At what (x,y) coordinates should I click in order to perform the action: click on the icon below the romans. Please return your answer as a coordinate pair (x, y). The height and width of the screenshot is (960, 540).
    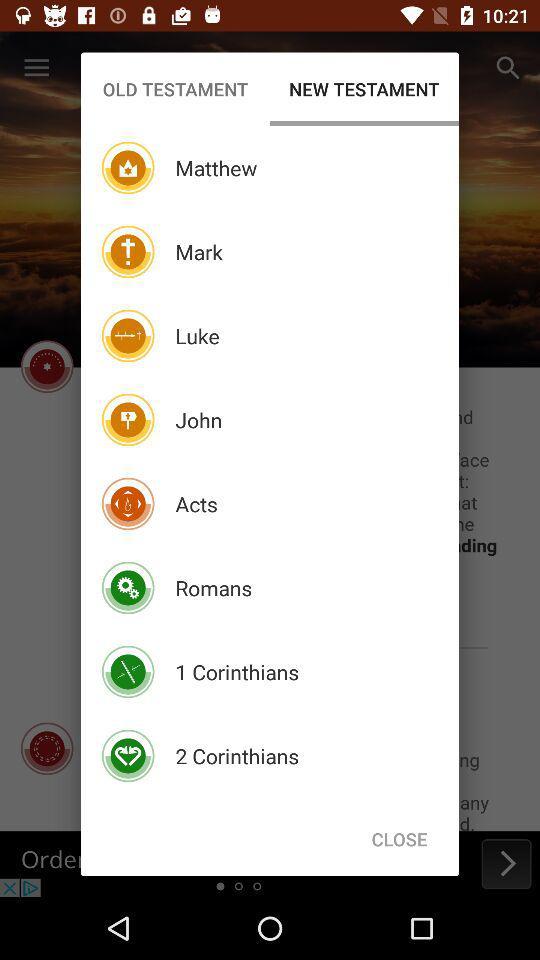
    Looking at the image, I should click on (237, 672).